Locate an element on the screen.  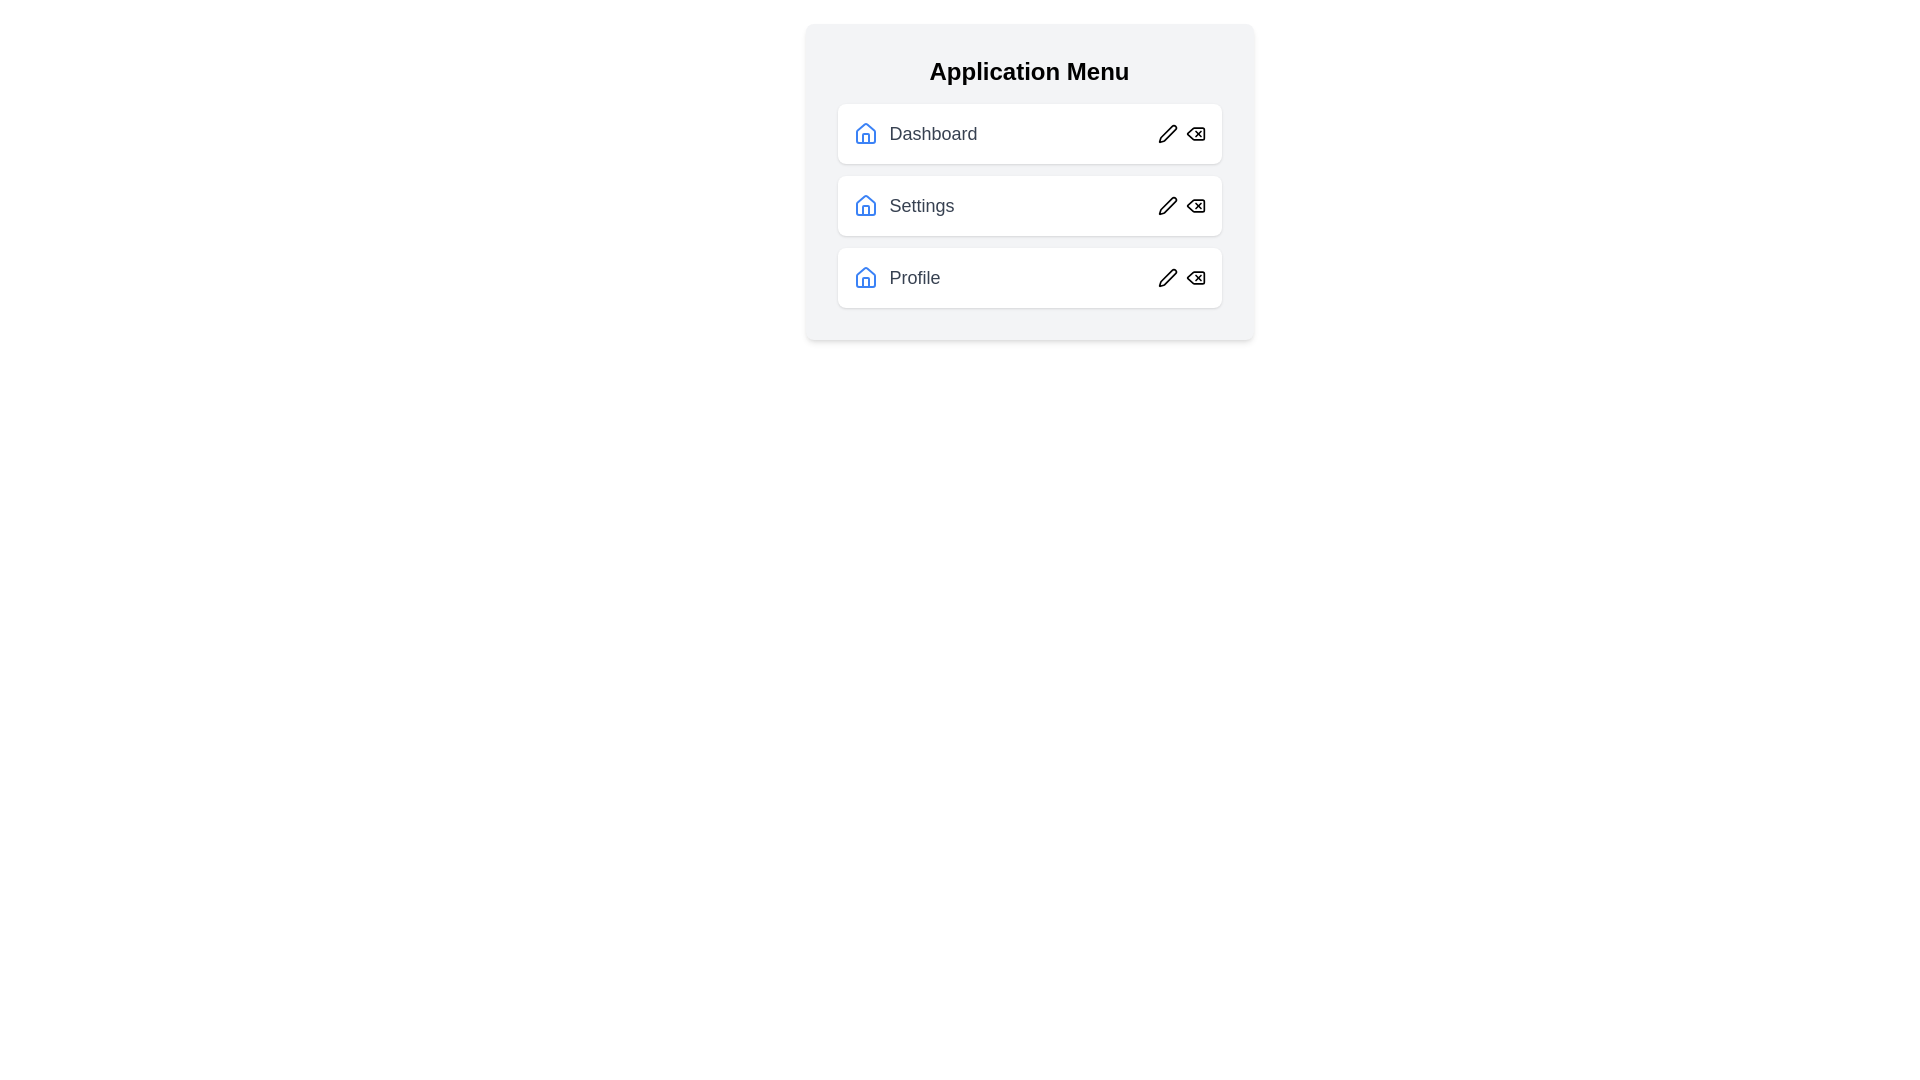
the second icon representing the delete action, which is located to the right of the 'Settings' section in the interface is located at coordinates (1181, 205).